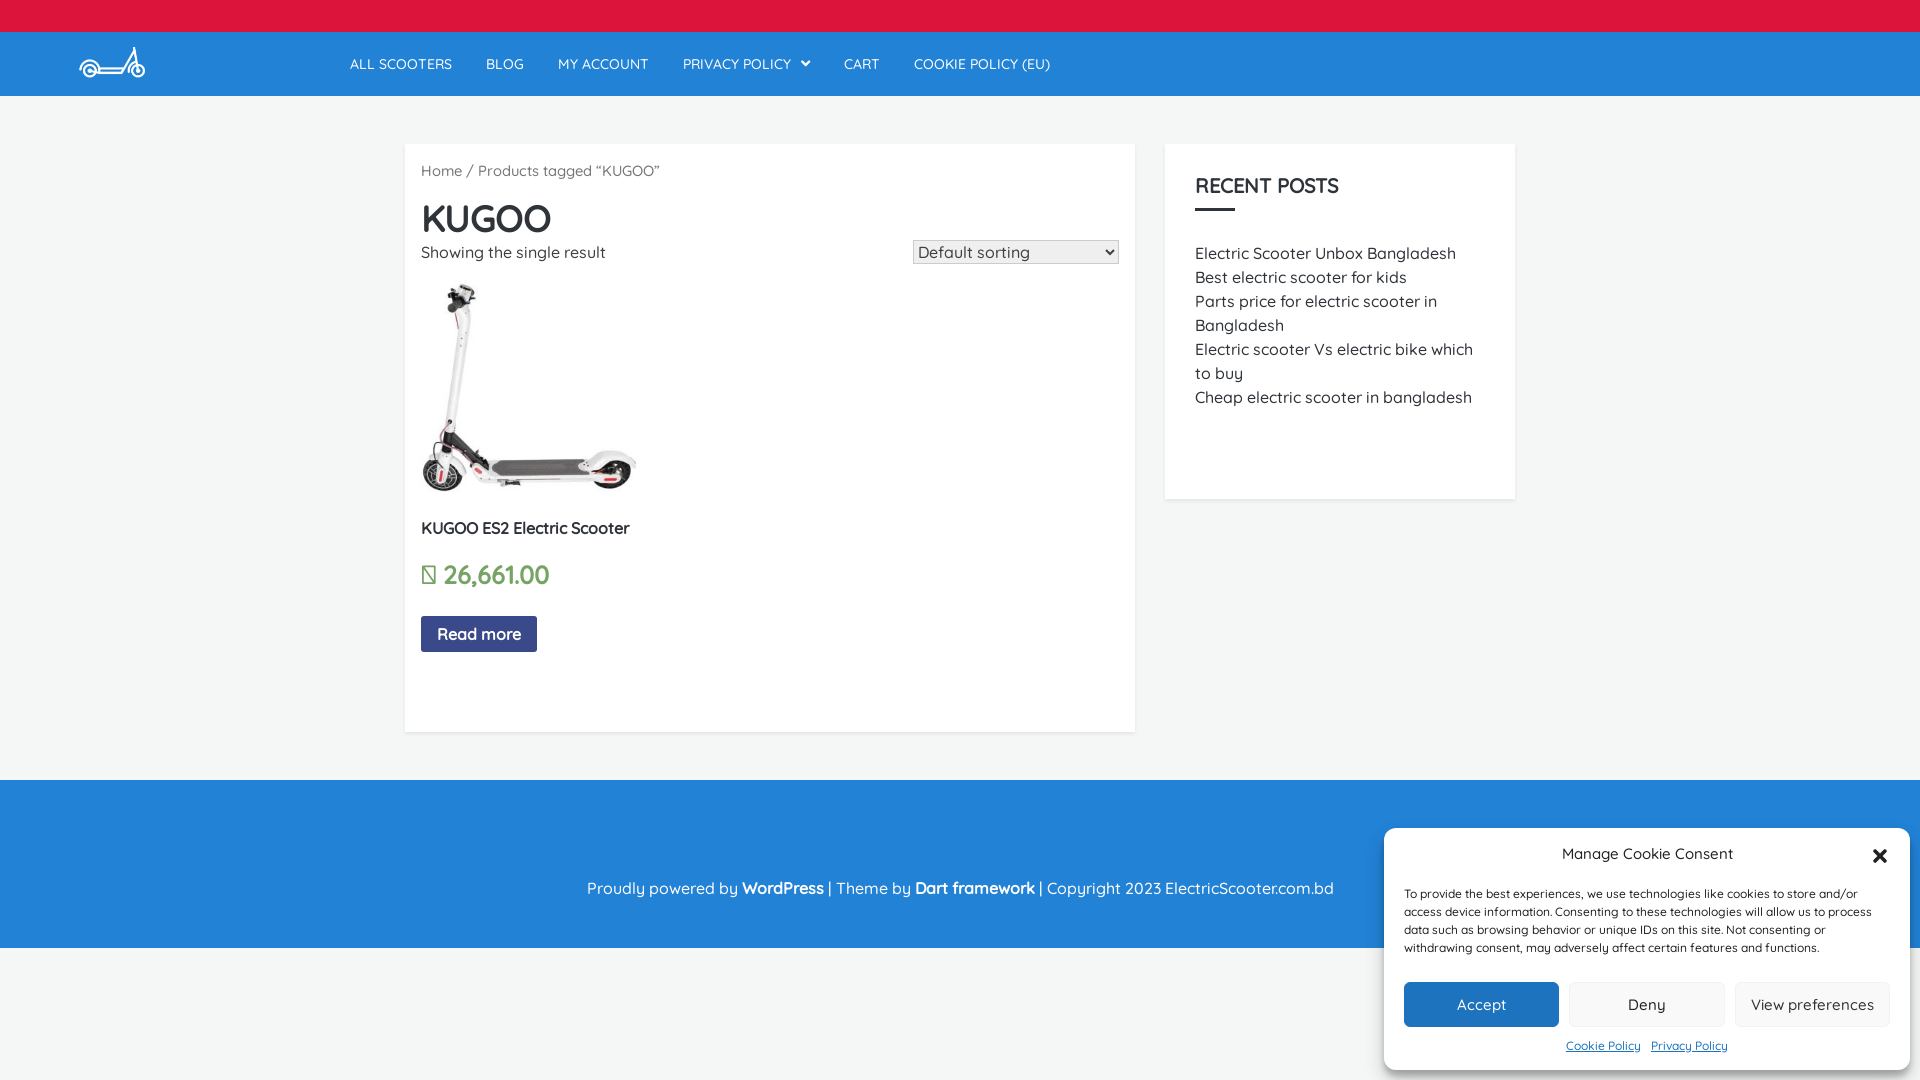  Describe the element at coordinates (1195, 277) in the screenshot. I see `'Best electric scooter for kids'` at that location.